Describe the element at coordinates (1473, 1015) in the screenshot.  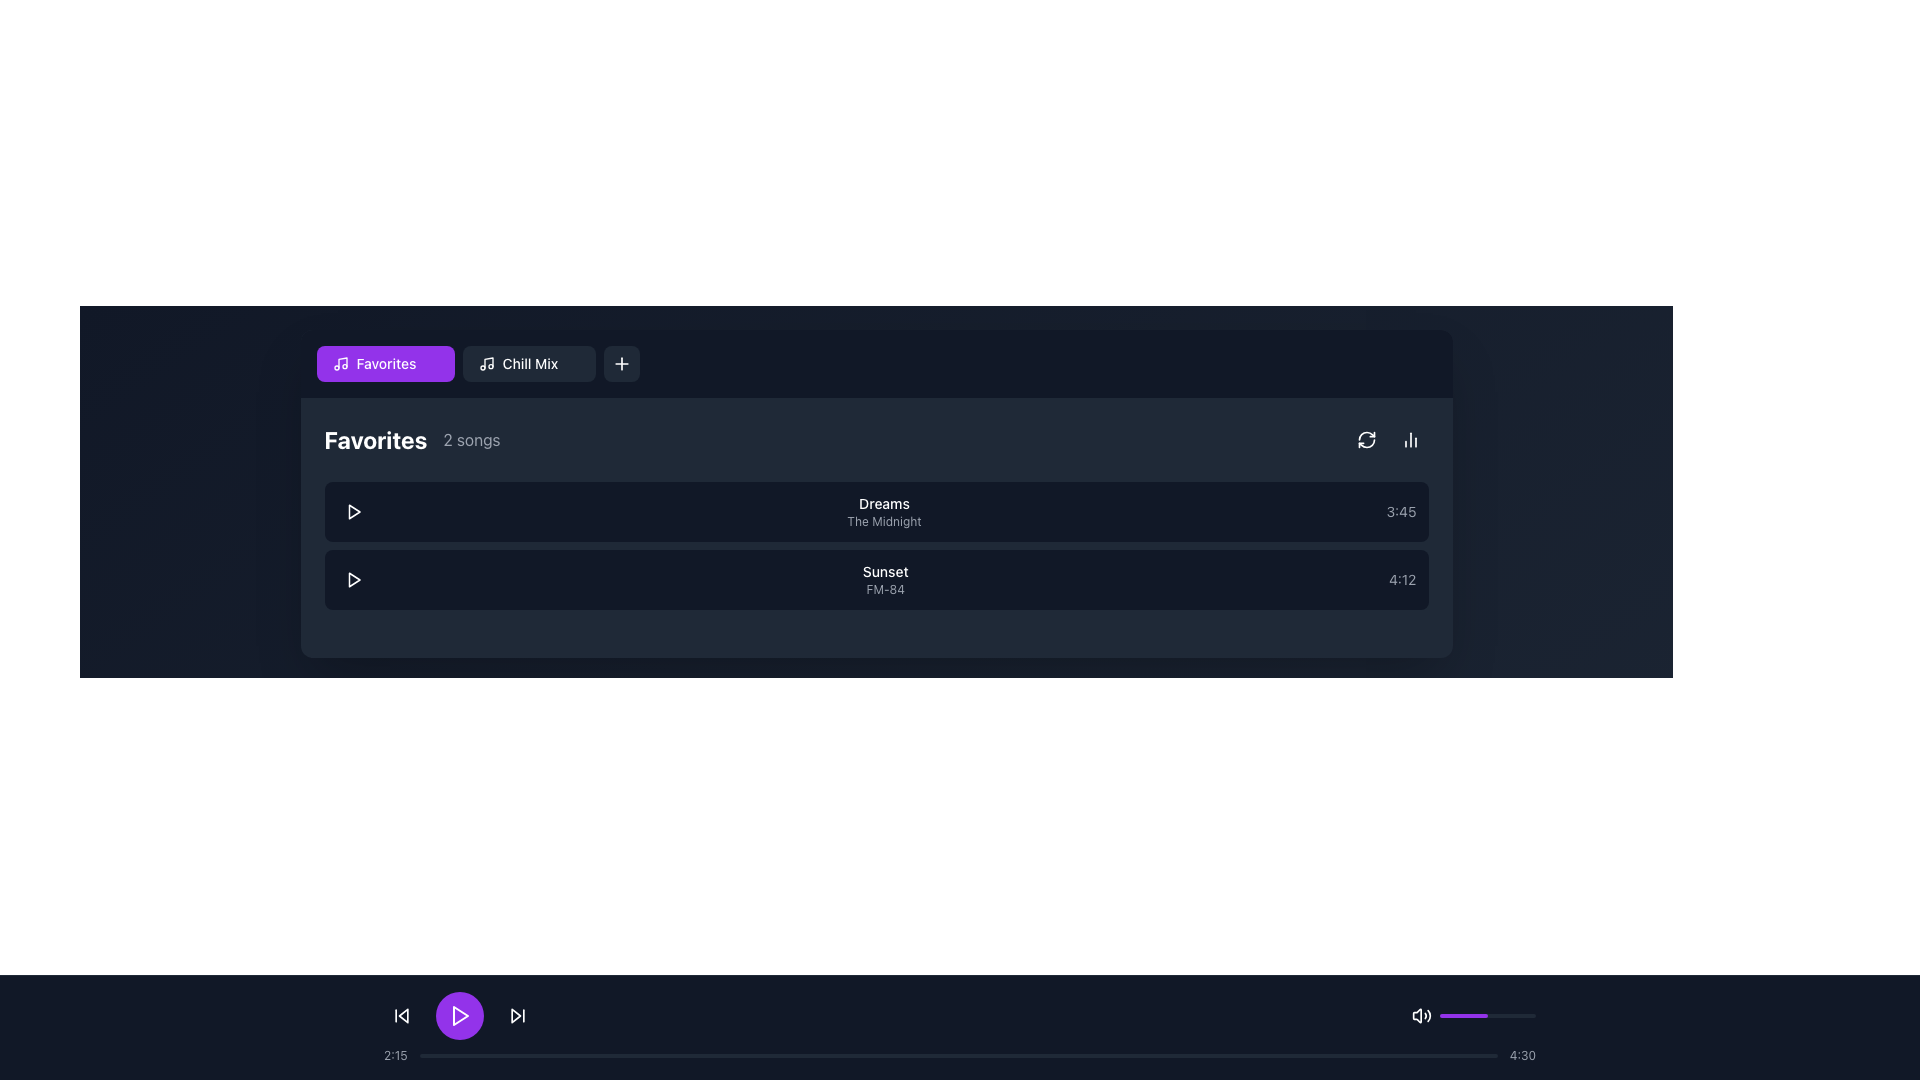
I see `slider position` at that location.